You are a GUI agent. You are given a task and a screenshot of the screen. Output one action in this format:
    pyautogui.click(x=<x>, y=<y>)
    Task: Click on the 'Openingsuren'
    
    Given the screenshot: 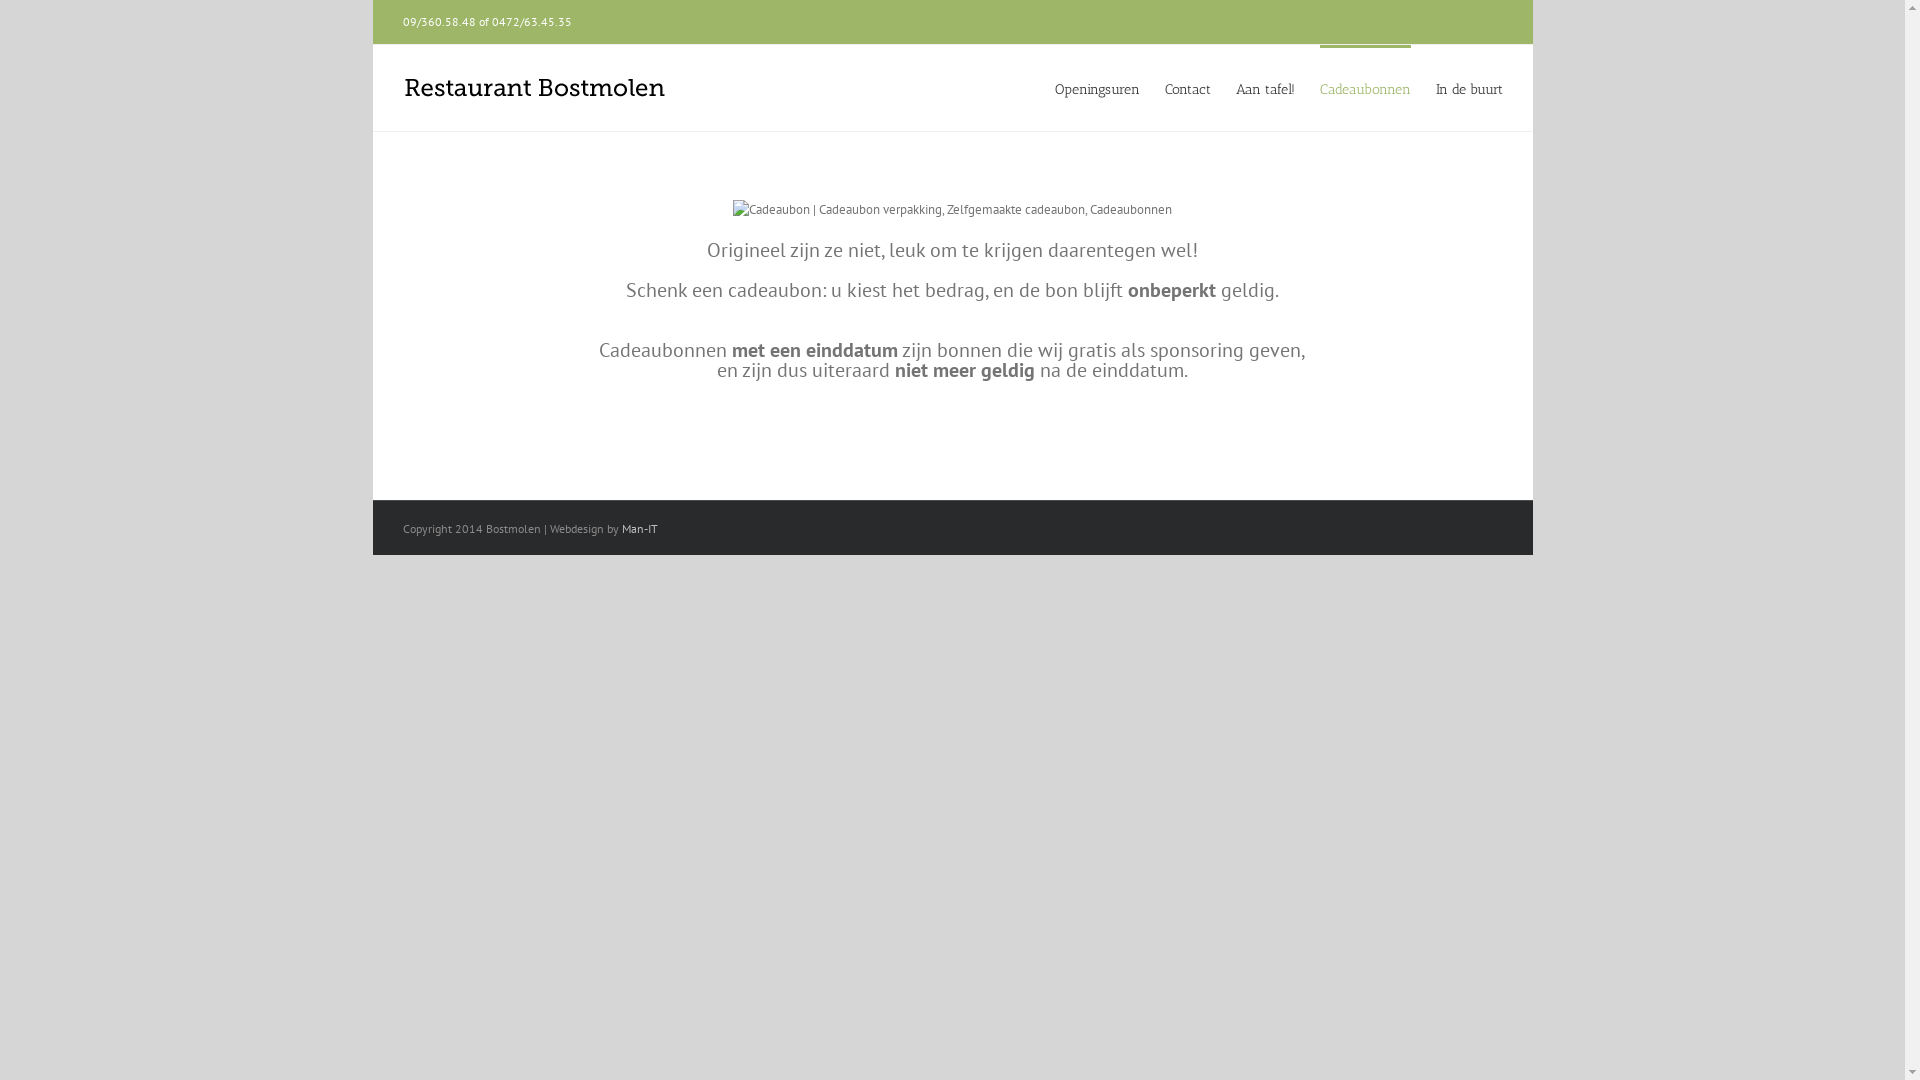 What is the action you would take?
    pyautogui.click(x=1095, y=87)
    